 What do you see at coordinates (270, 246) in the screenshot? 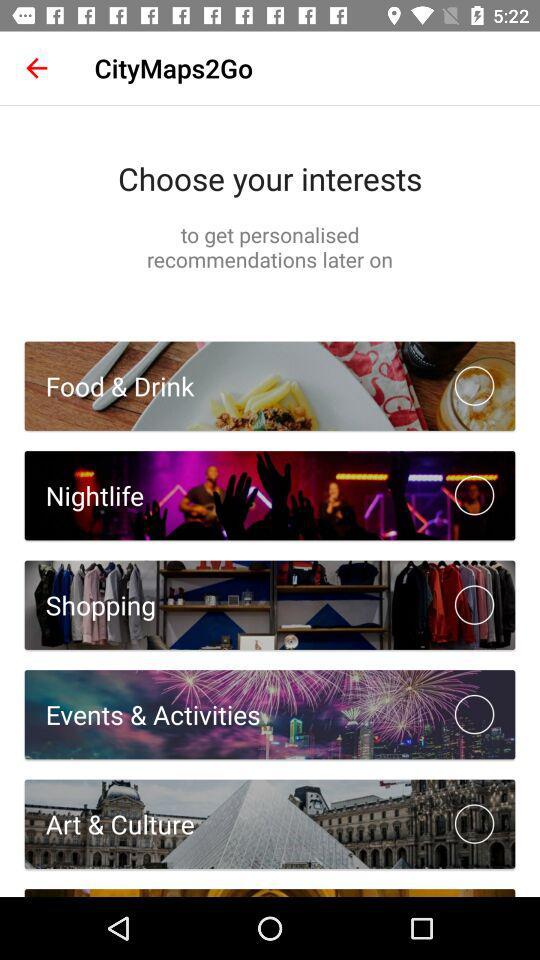
I see `the to get personalised` at bounding box center [270, 246].